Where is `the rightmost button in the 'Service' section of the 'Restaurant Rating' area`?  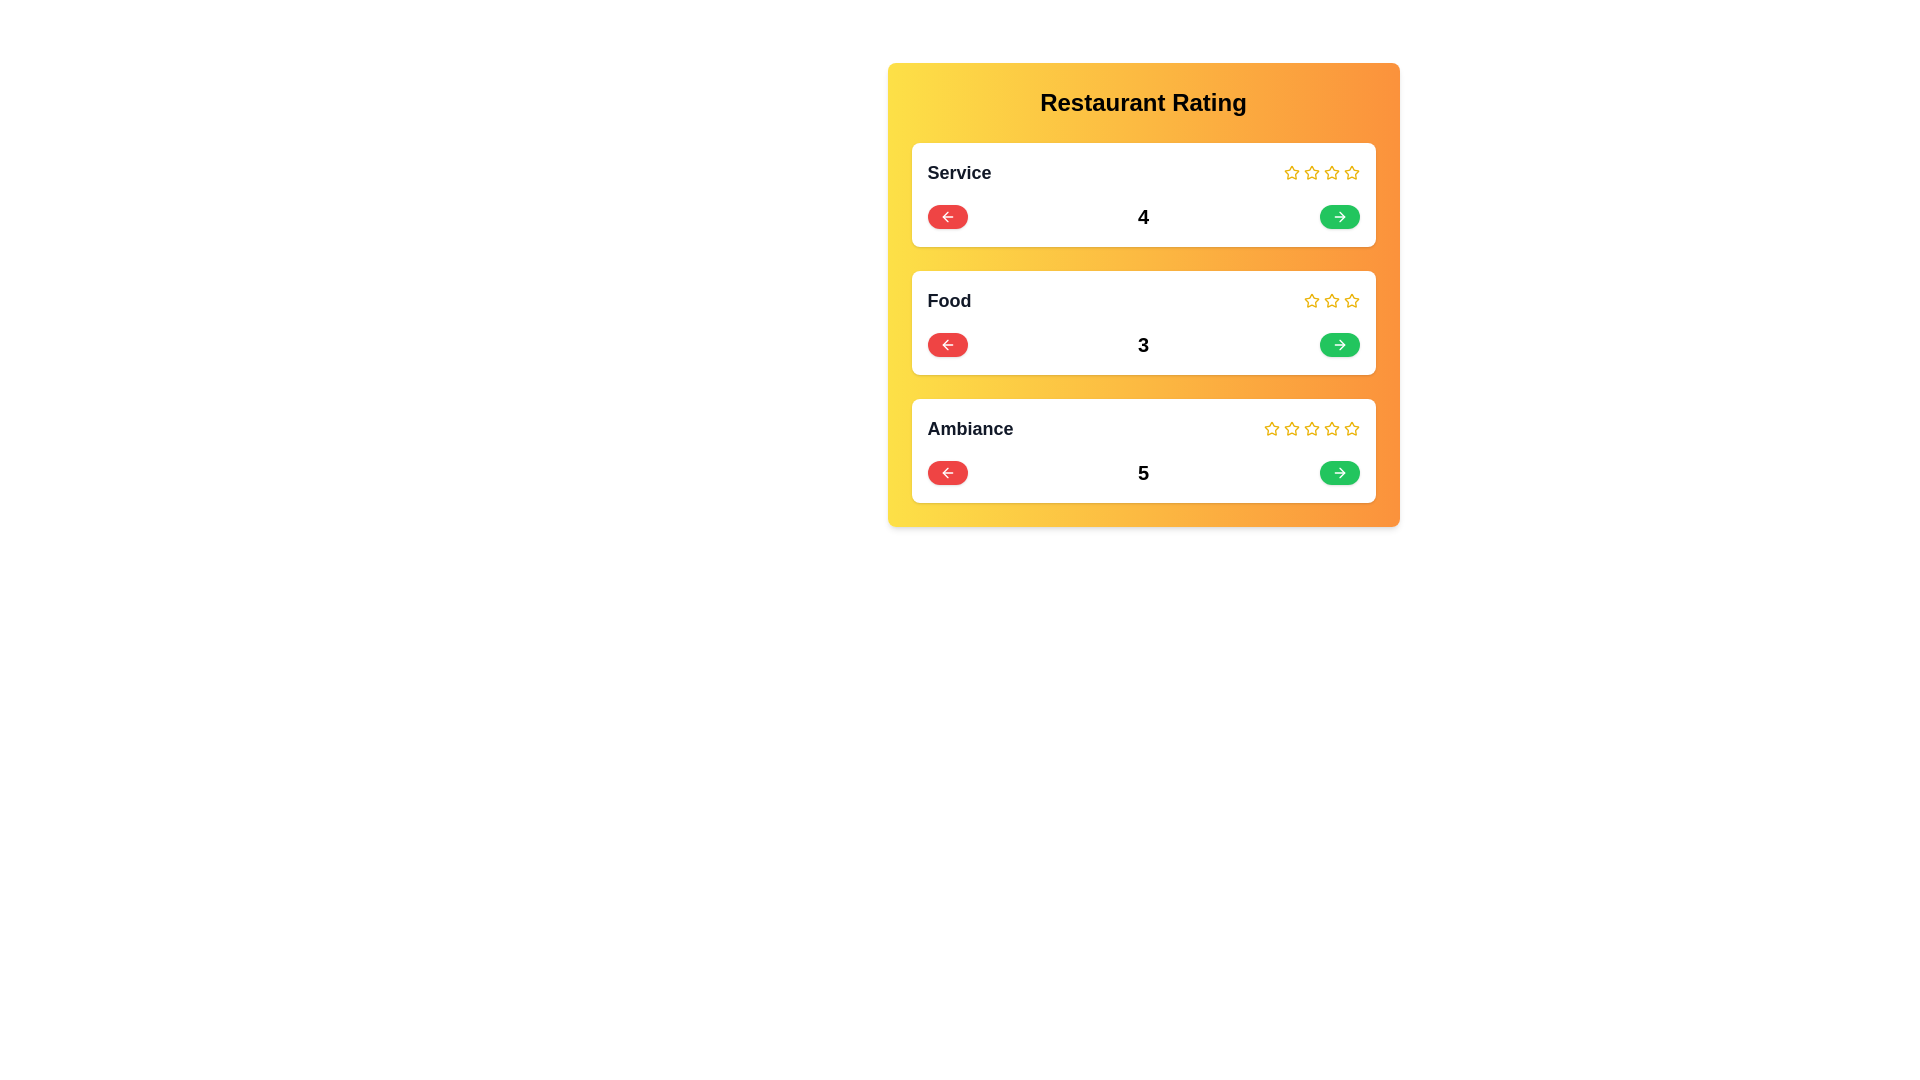
the rightmost button in the 'Service' section of the 'Restaurant Rating' area is located at coordinates (1339, 216).